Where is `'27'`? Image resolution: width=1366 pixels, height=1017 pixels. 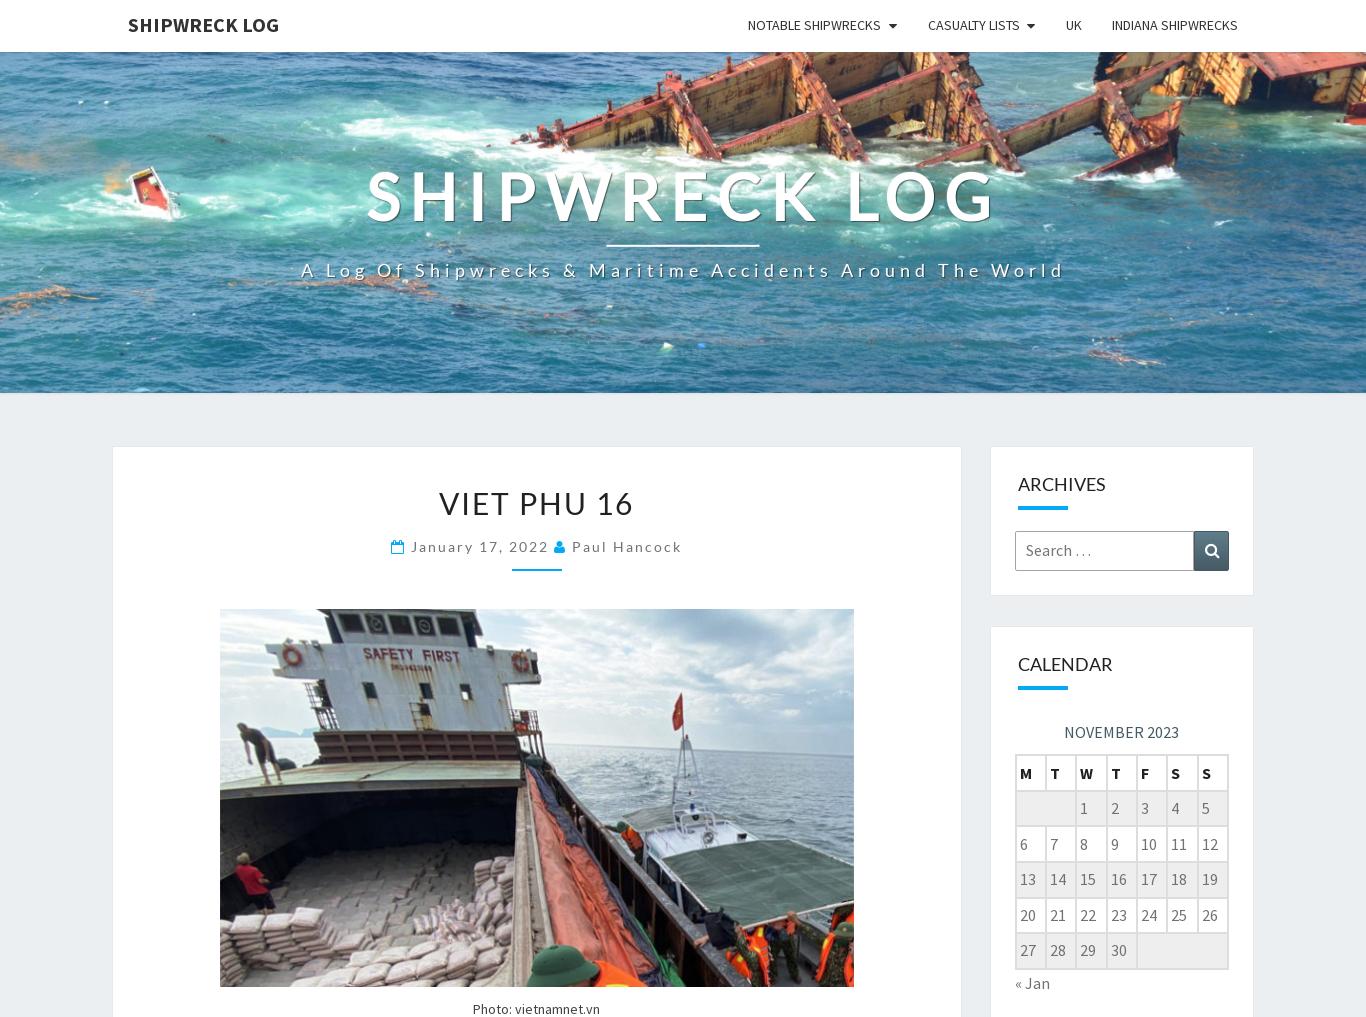
'27' is located at coordinates (1025, 948).